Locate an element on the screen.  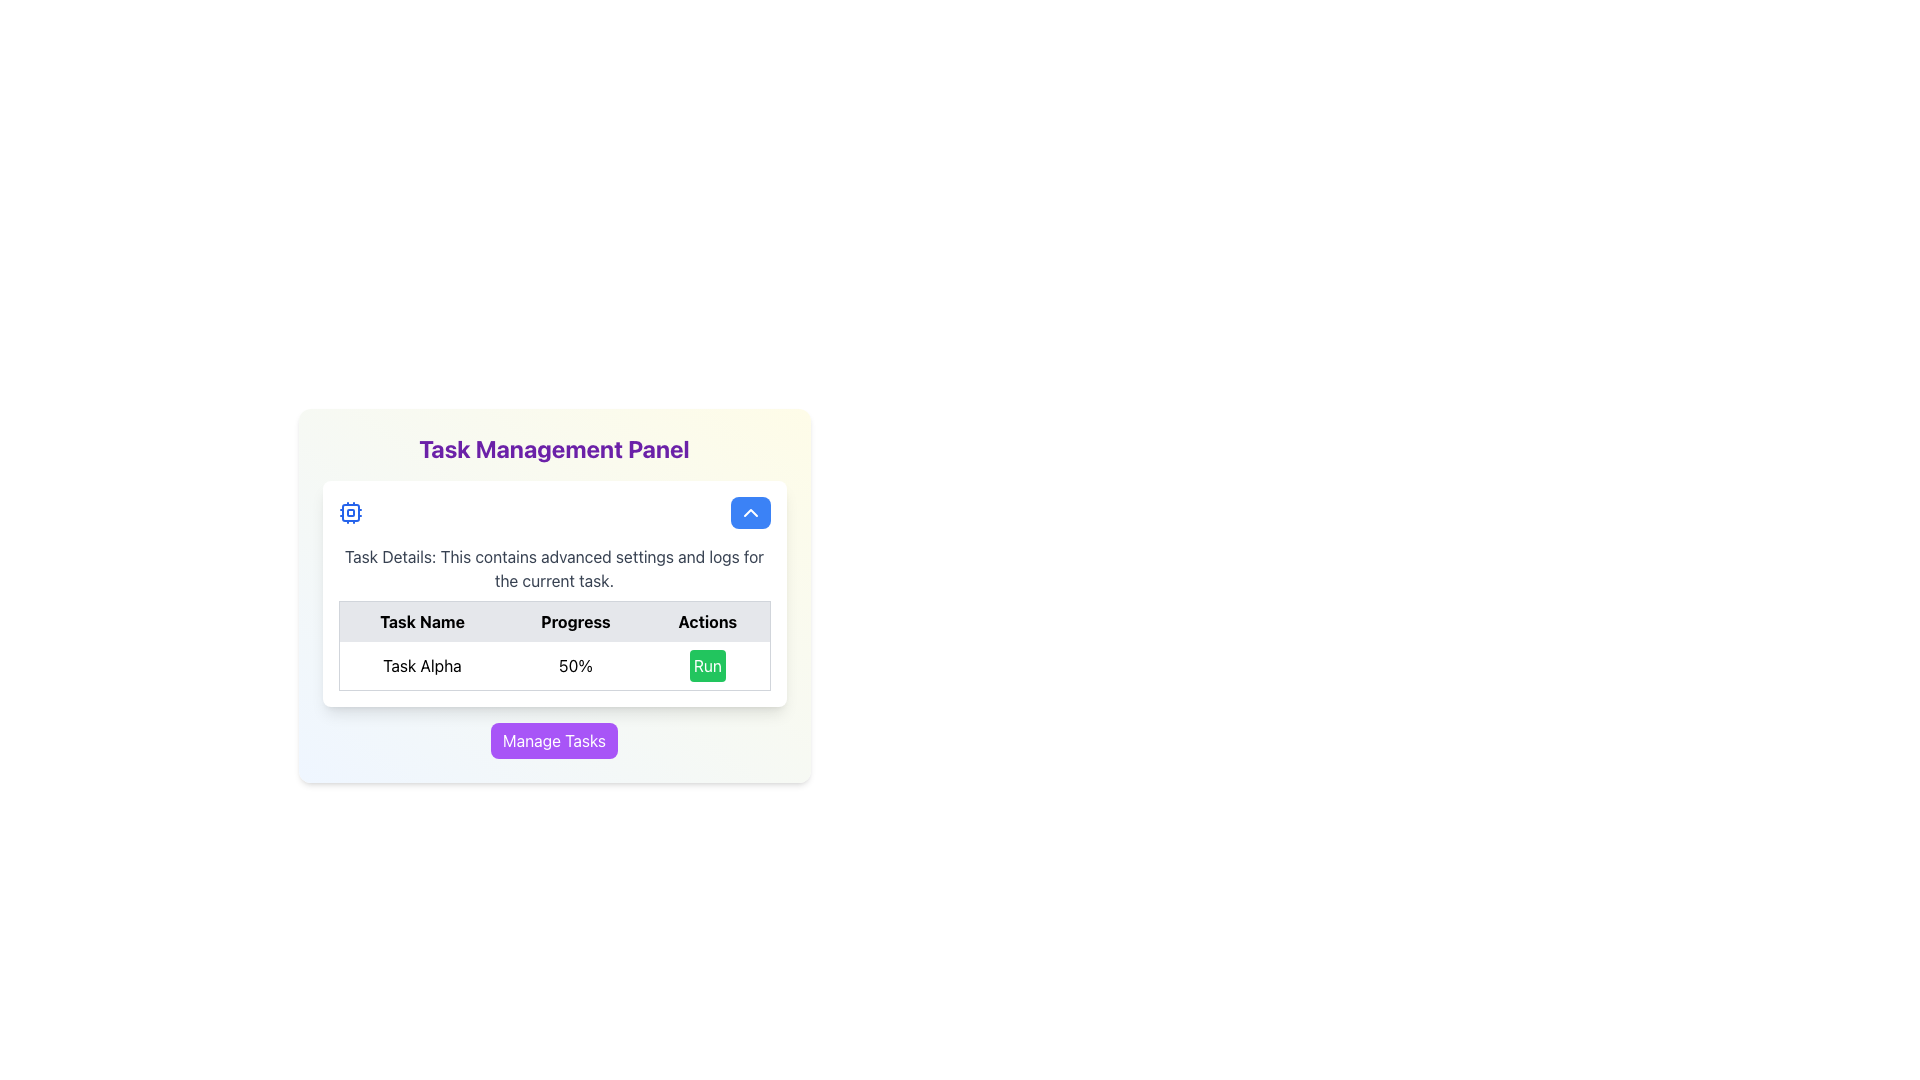
the blue rectangular button with a white upward arrow icon, located in the top-right corner of the 'Task Management Panel' is located at coordinates (749, 512).